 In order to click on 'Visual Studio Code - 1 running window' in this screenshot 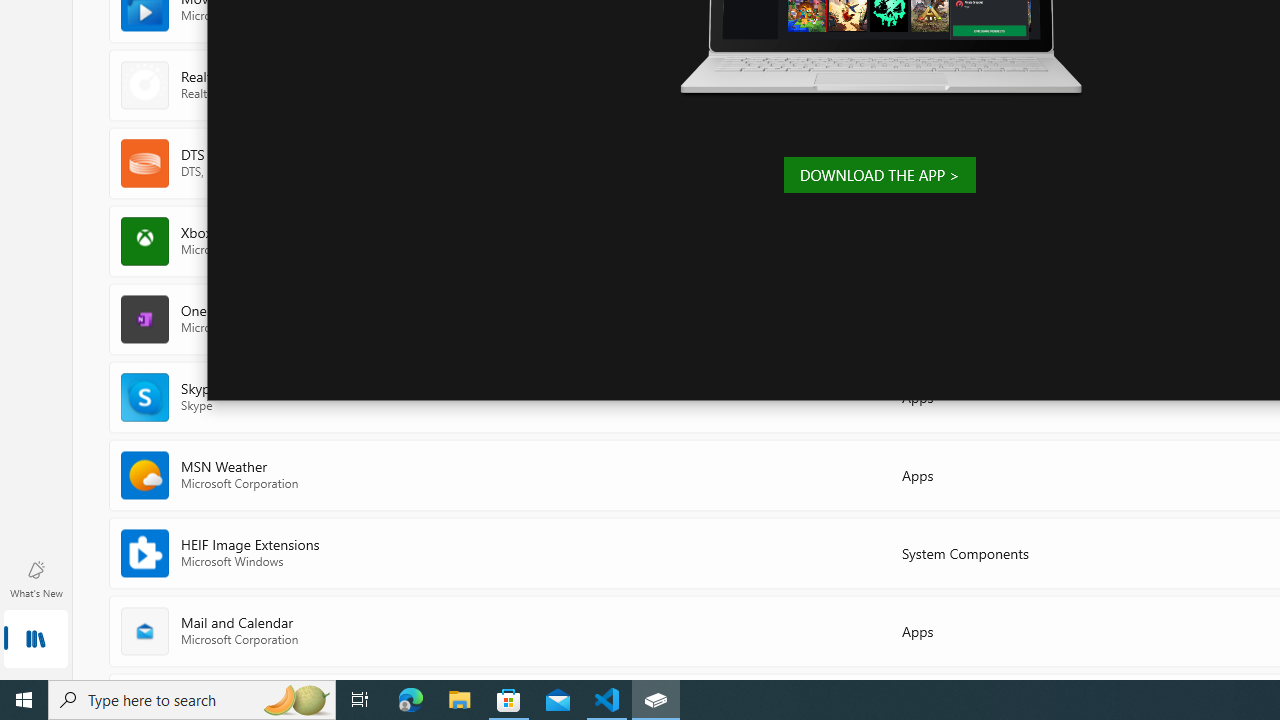, I will do `click(606, 698)`.